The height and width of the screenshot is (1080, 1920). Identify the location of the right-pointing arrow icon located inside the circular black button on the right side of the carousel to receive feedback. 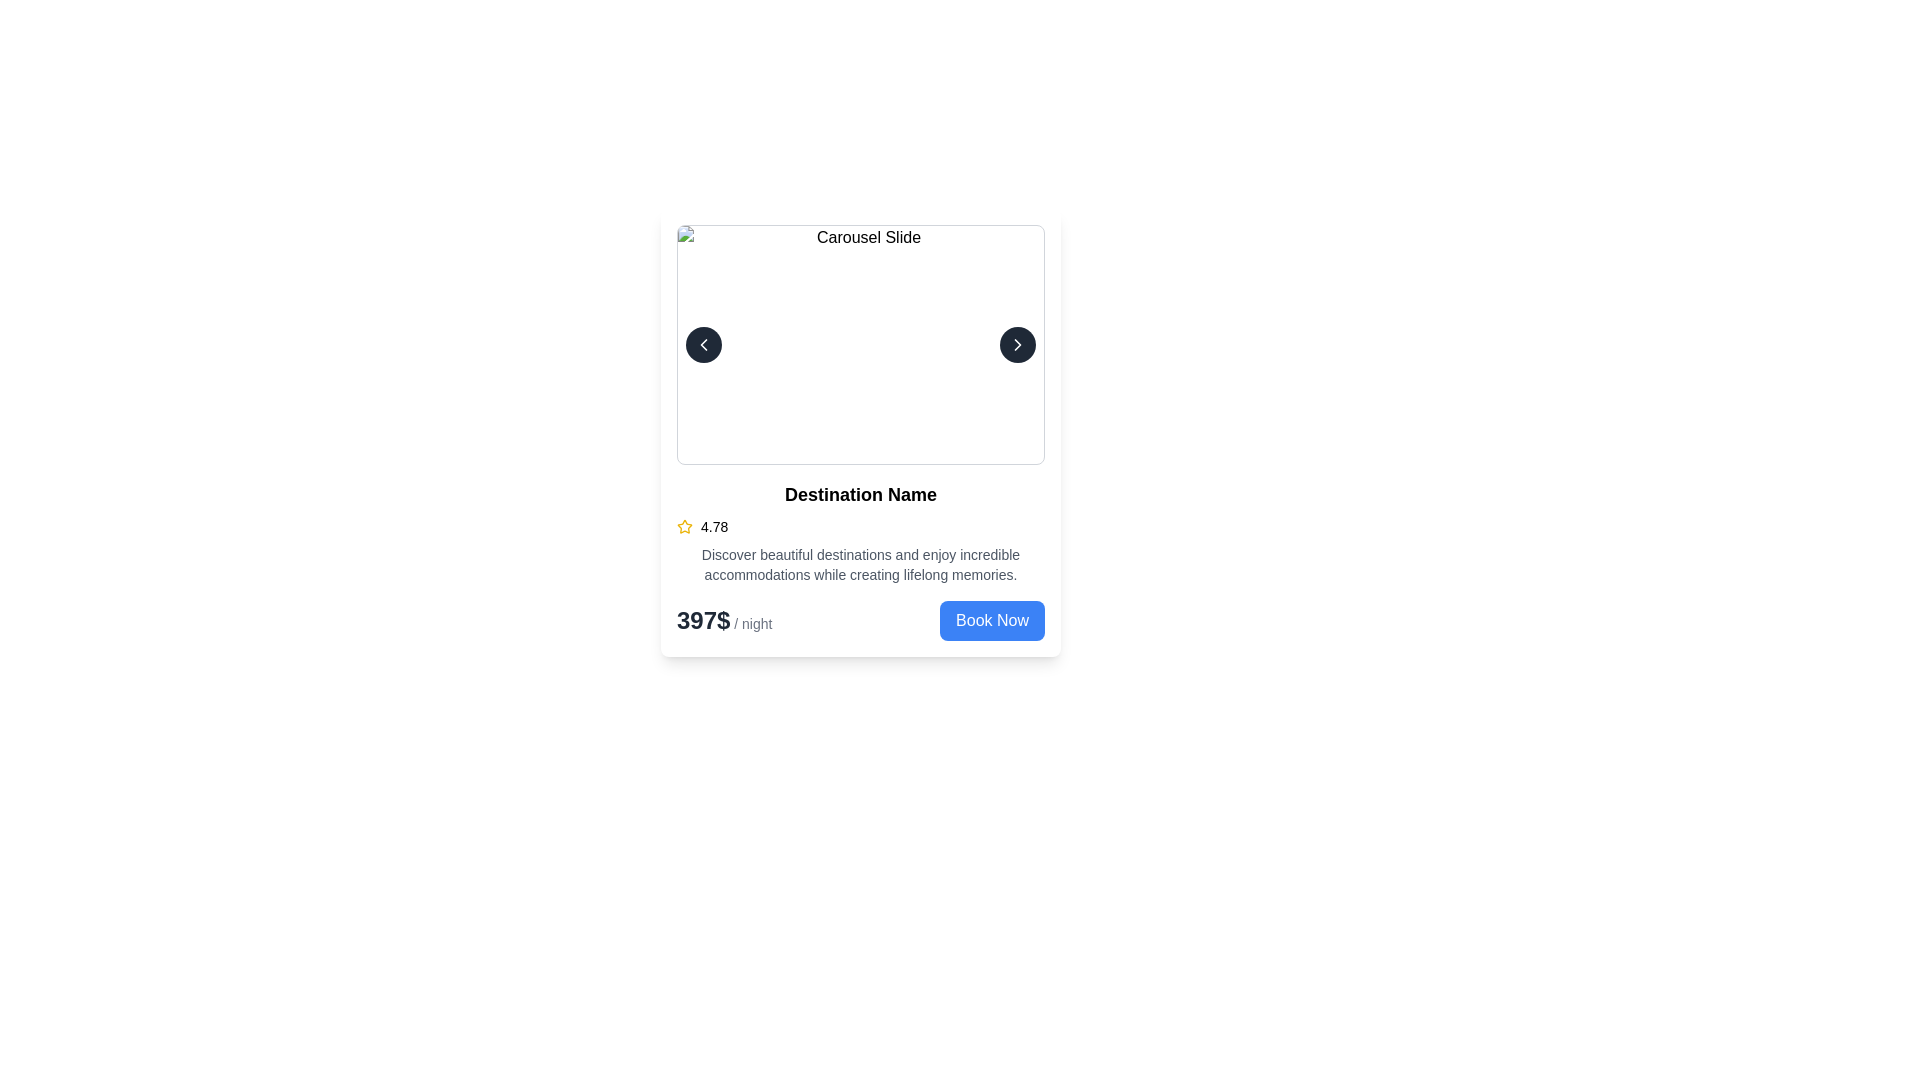
(1017, 343).